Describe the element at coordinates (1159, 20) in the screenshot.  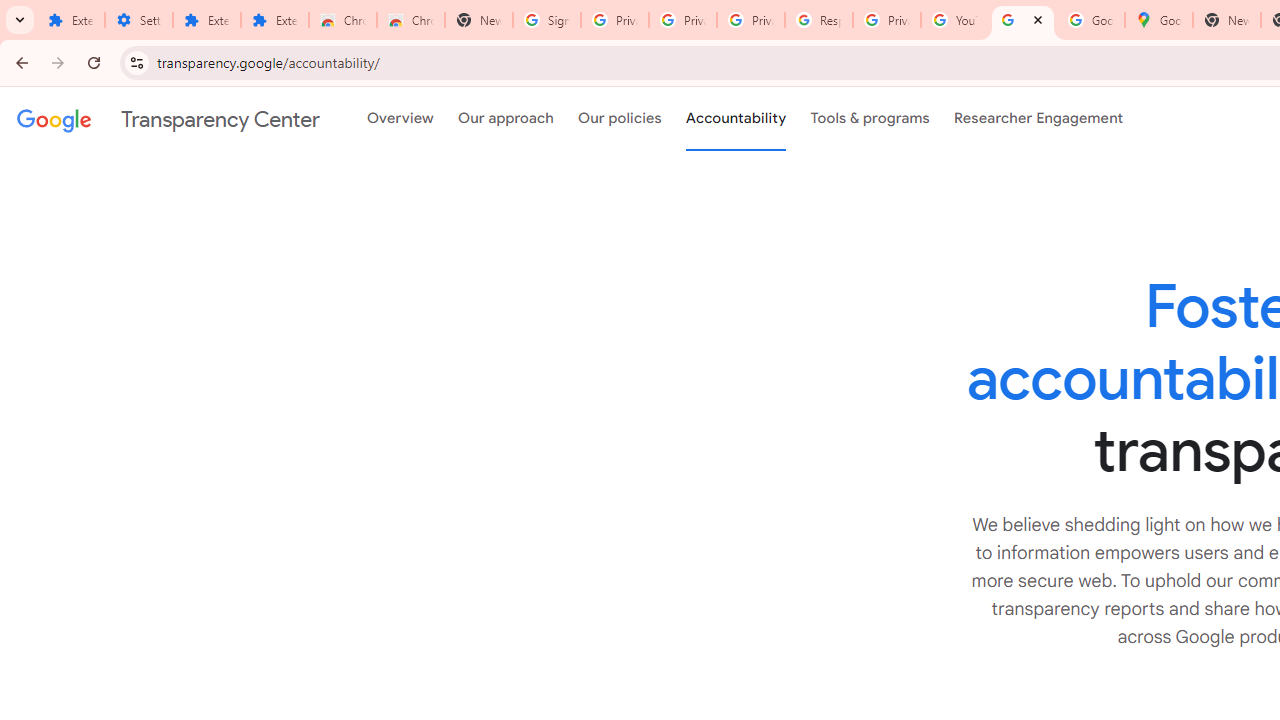
I see `'Google Maps'` at that location.